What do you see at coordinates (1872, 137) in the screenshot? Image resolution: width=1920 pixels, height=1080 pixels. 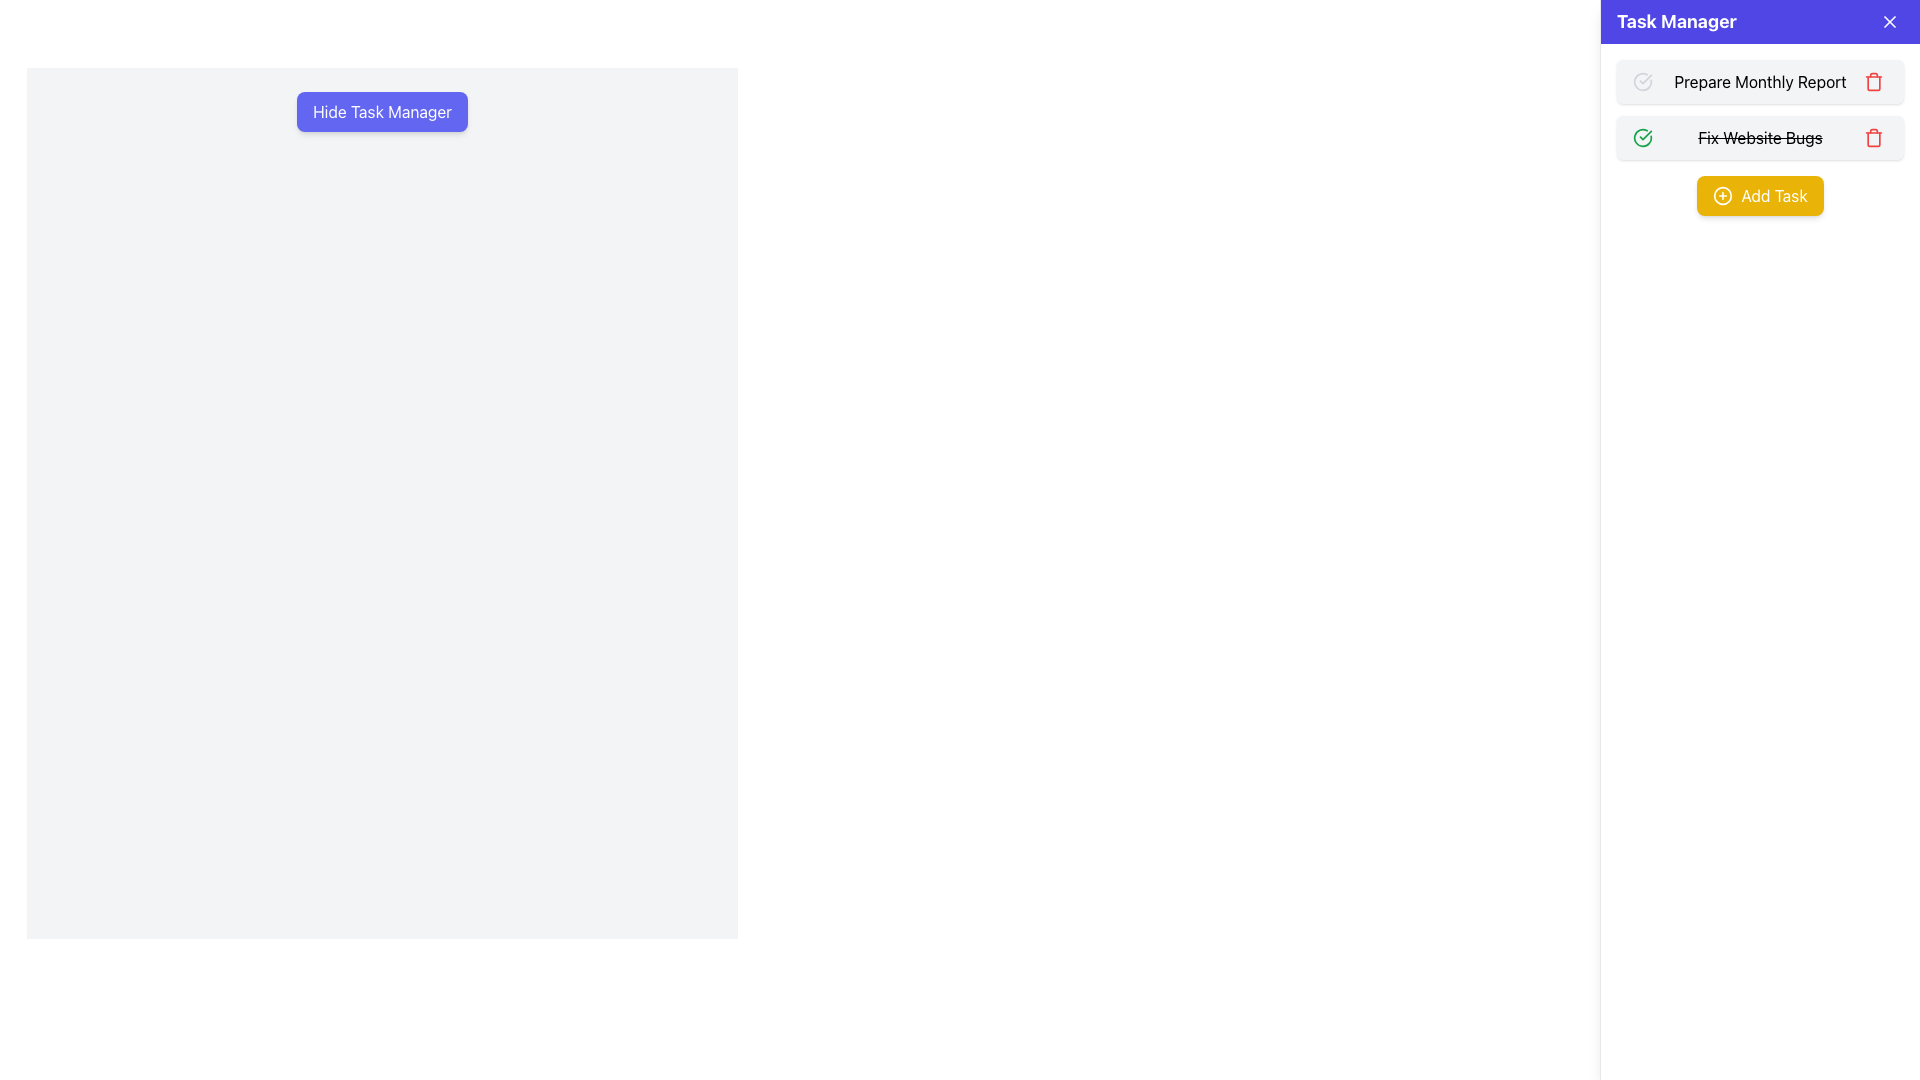 I see `the delete button located next to the task labeled 'Fix Website Bugs'` at bounding box center [1872, 137].